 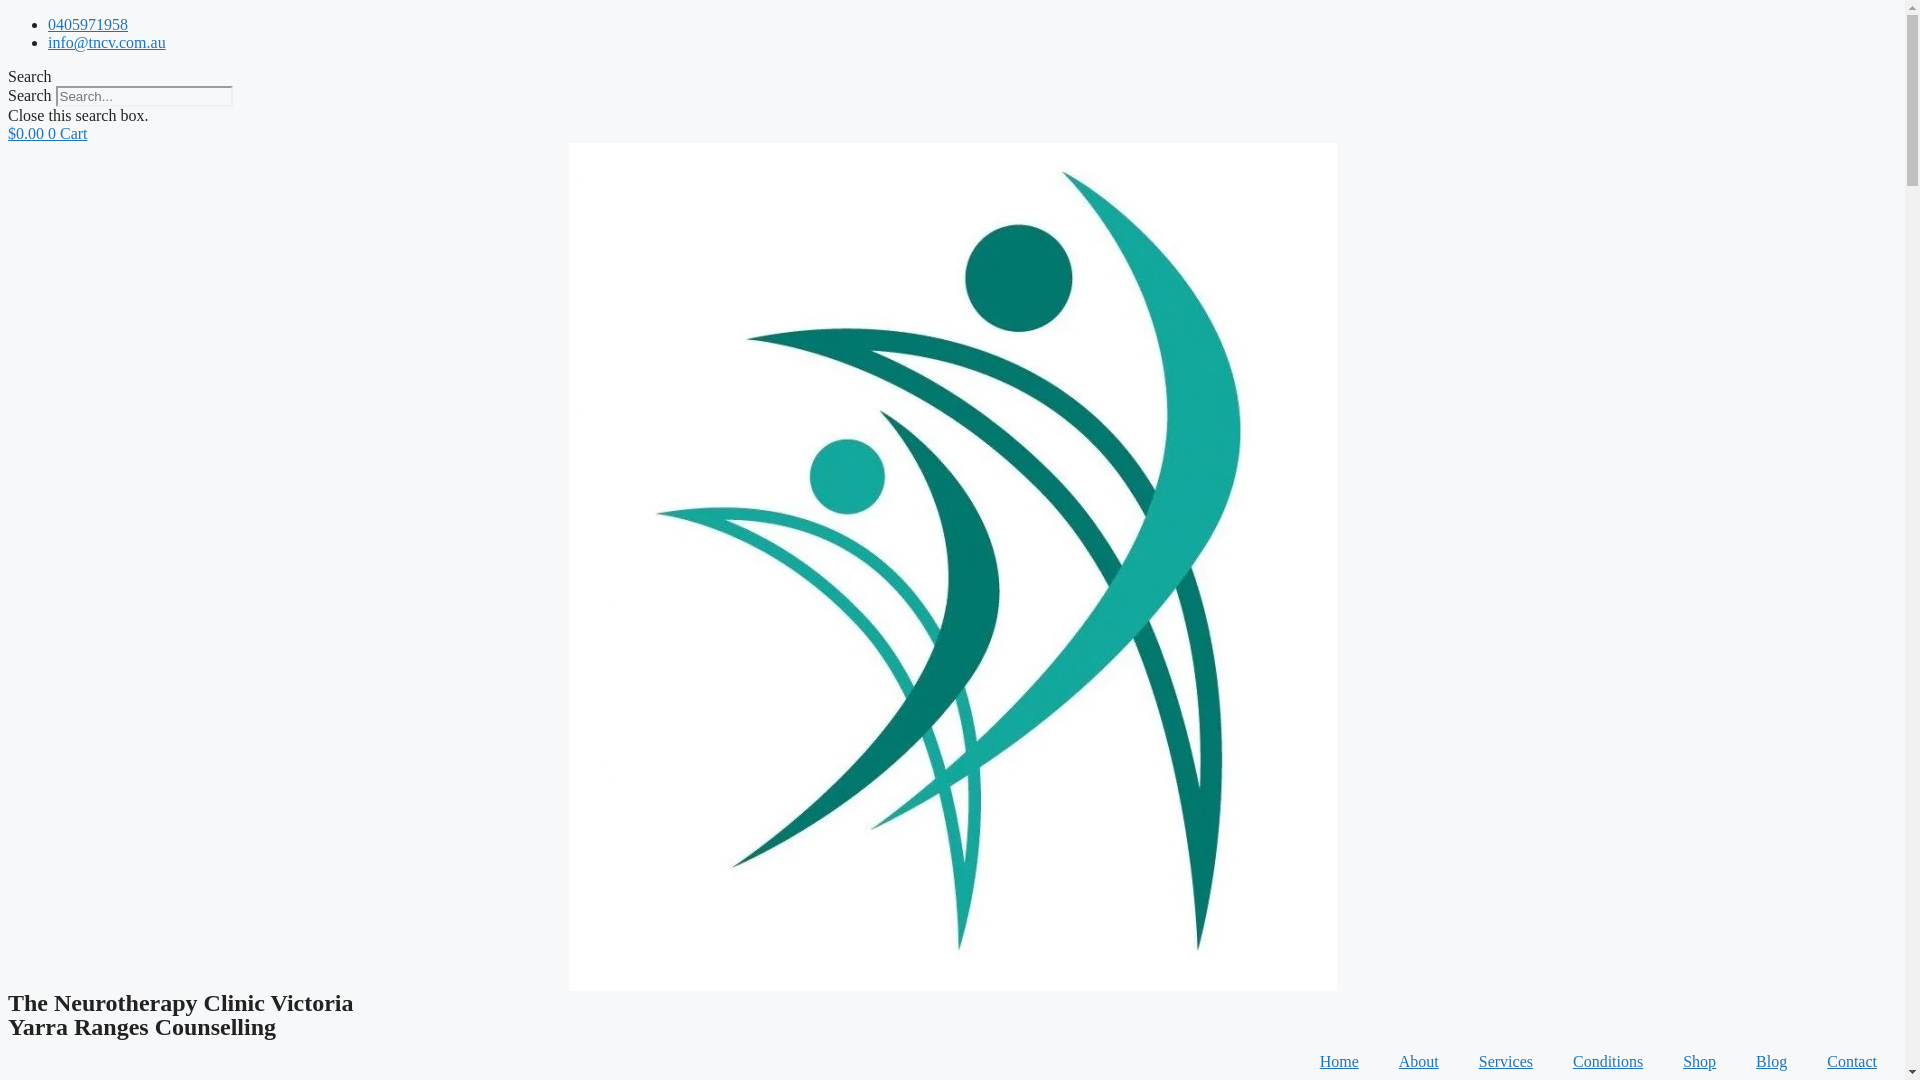 What do you see at coordinates (86, 24) in the screenshot?
I see `'0405971958'` at bounding box center [86, 24].